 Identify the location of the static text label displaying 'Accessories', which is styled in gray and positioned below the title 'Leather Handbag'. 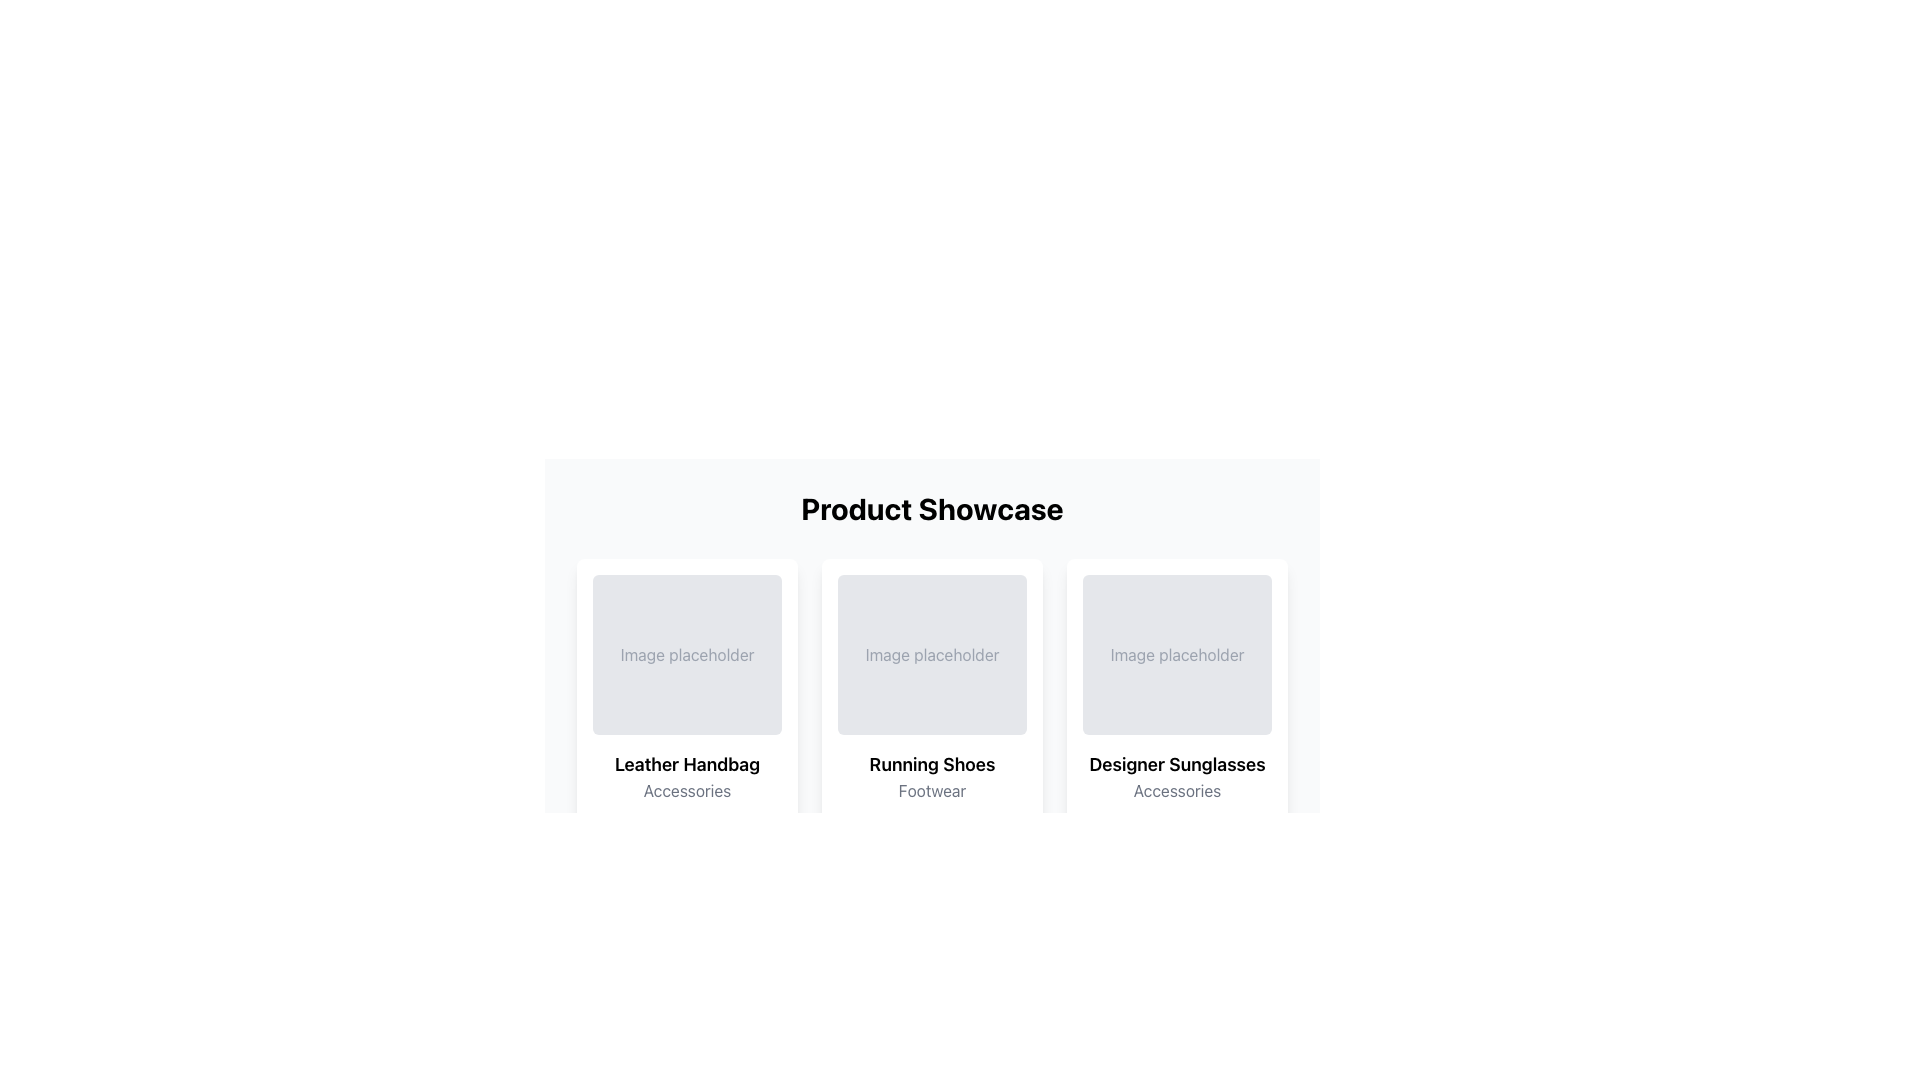
(687, 789).